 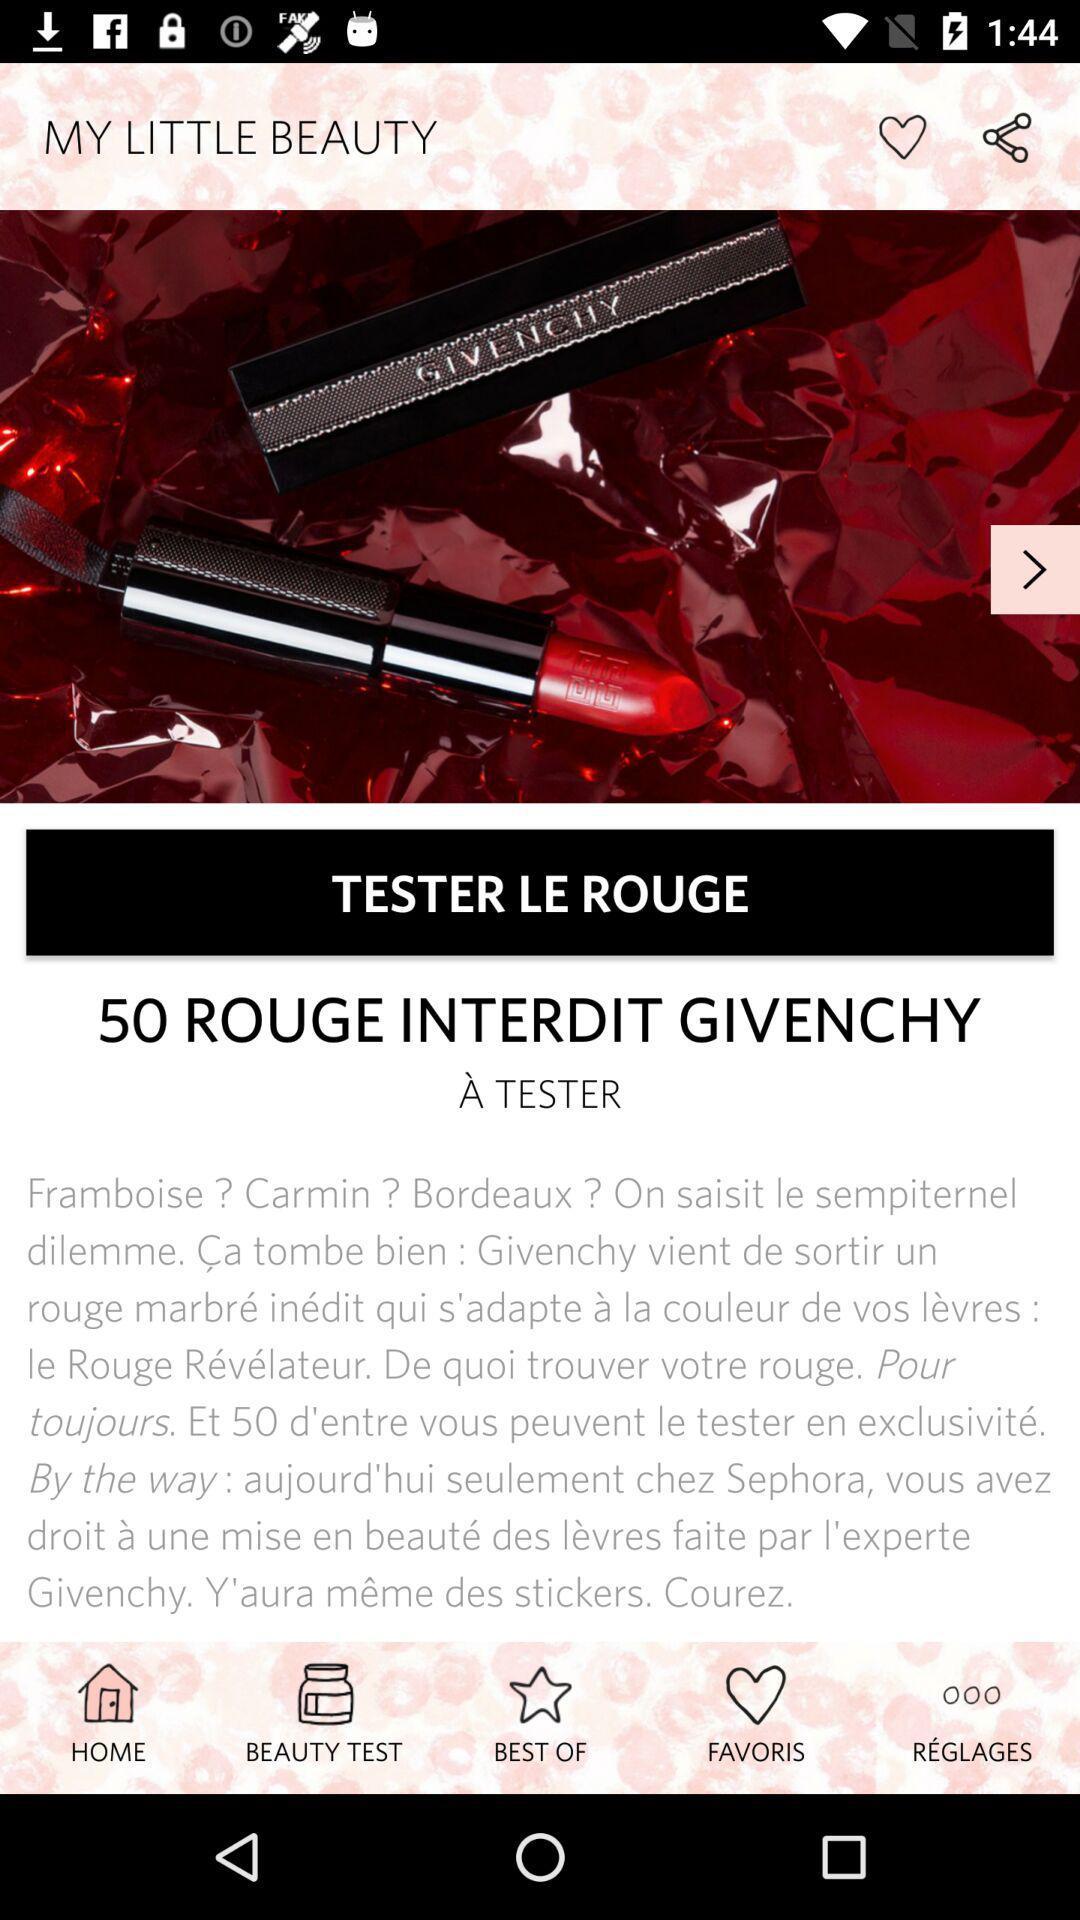 What do you see at coordinates (901, 135) in the screenshot?
I see `choose favourite symbol` at bounding box center [901, 135].